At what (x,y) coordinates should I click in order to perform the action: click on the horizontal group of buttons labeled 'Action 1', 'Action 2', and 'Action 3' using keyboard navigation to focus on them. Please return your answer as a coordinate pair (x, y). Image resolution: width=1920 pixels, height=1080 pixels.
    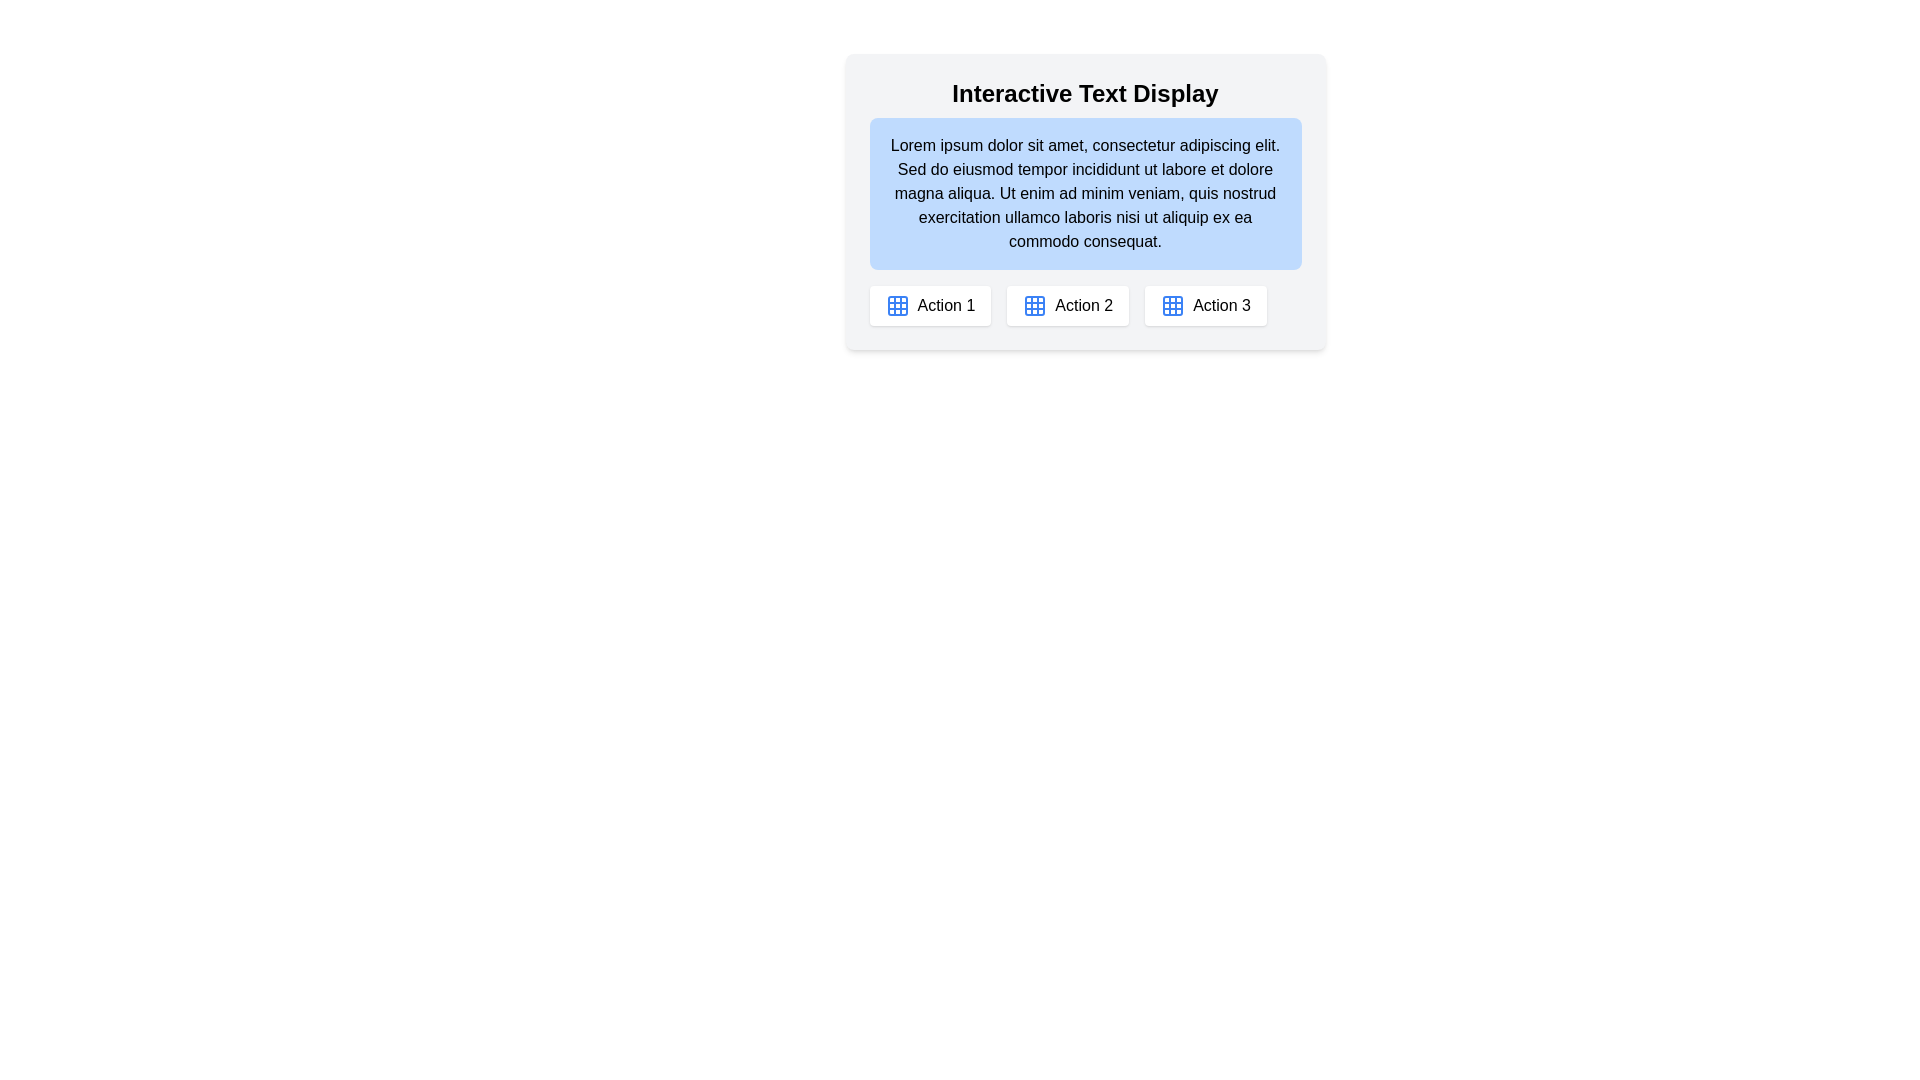
    Looking at the image, I should click on (1084, 305).